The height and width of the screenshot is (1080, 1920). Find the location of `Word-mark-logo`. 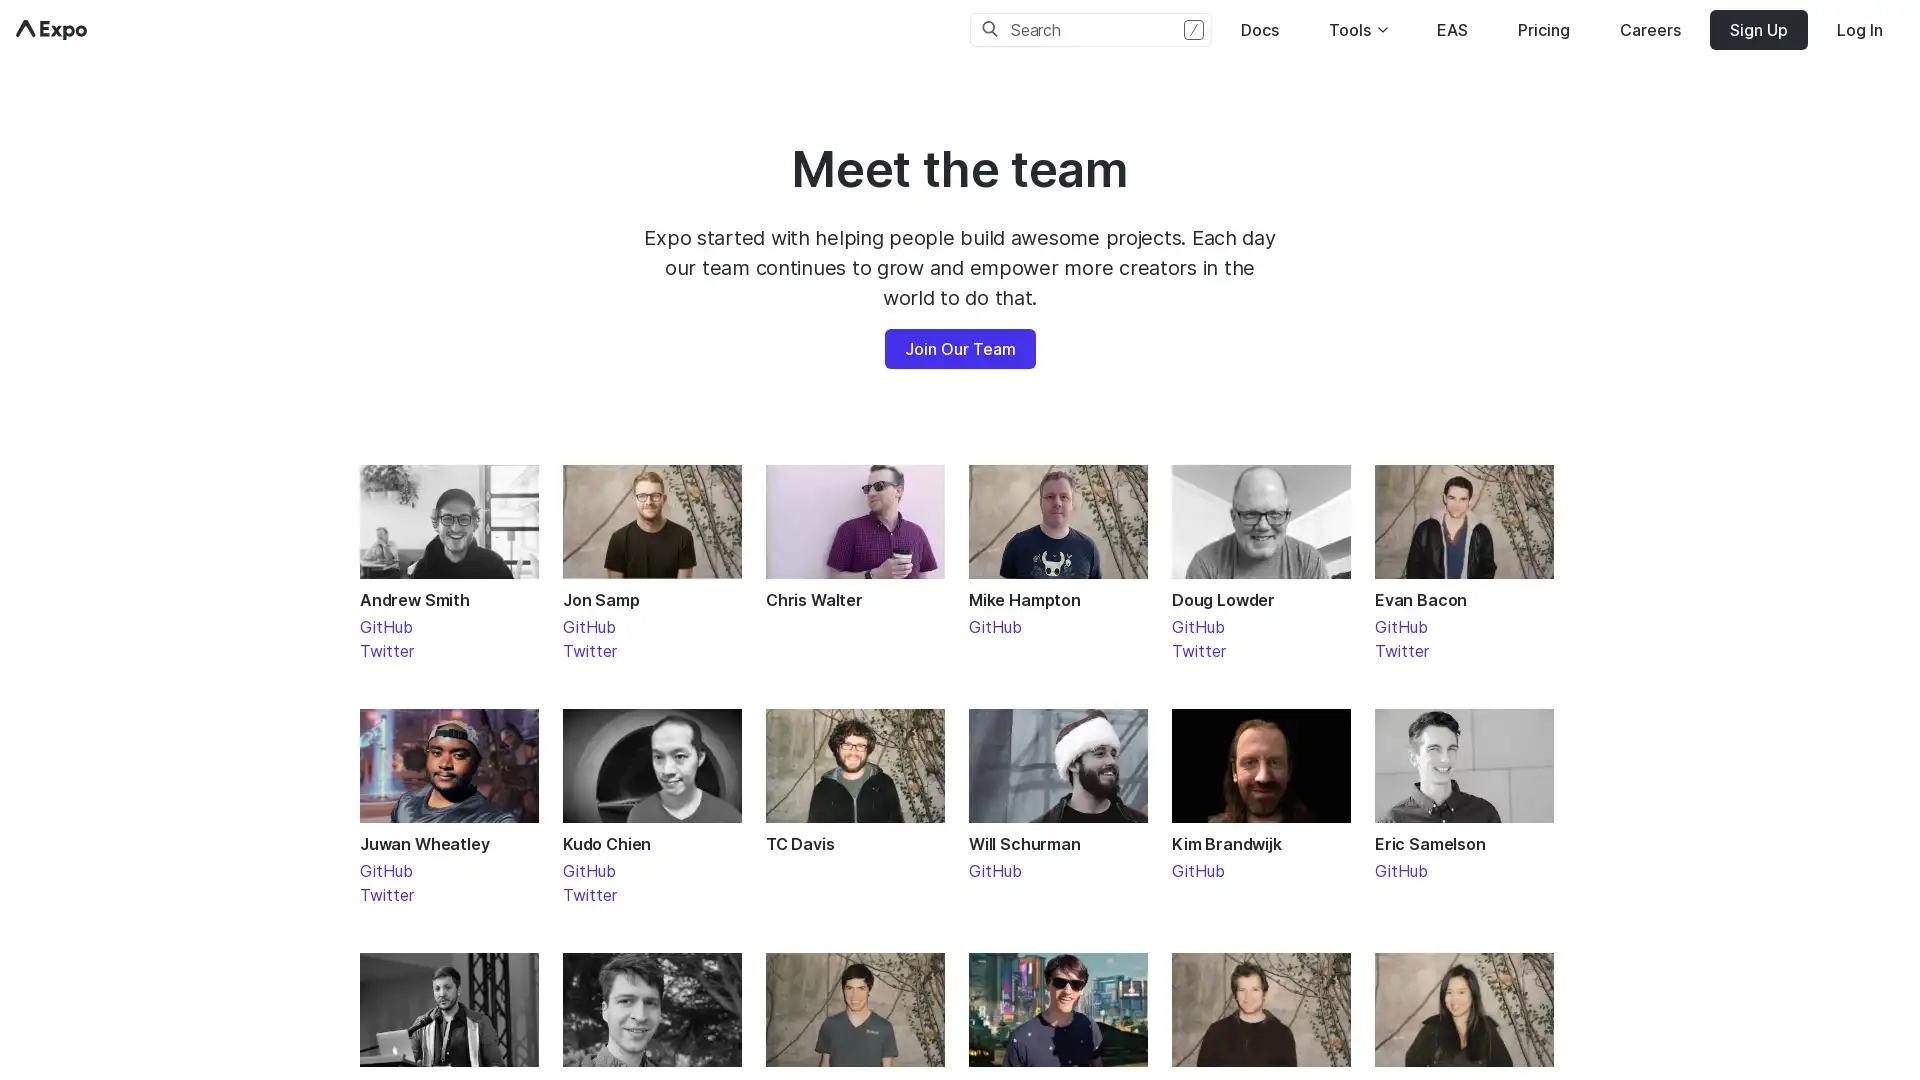

Word-mark-logo is located at coordinates (51, 30).